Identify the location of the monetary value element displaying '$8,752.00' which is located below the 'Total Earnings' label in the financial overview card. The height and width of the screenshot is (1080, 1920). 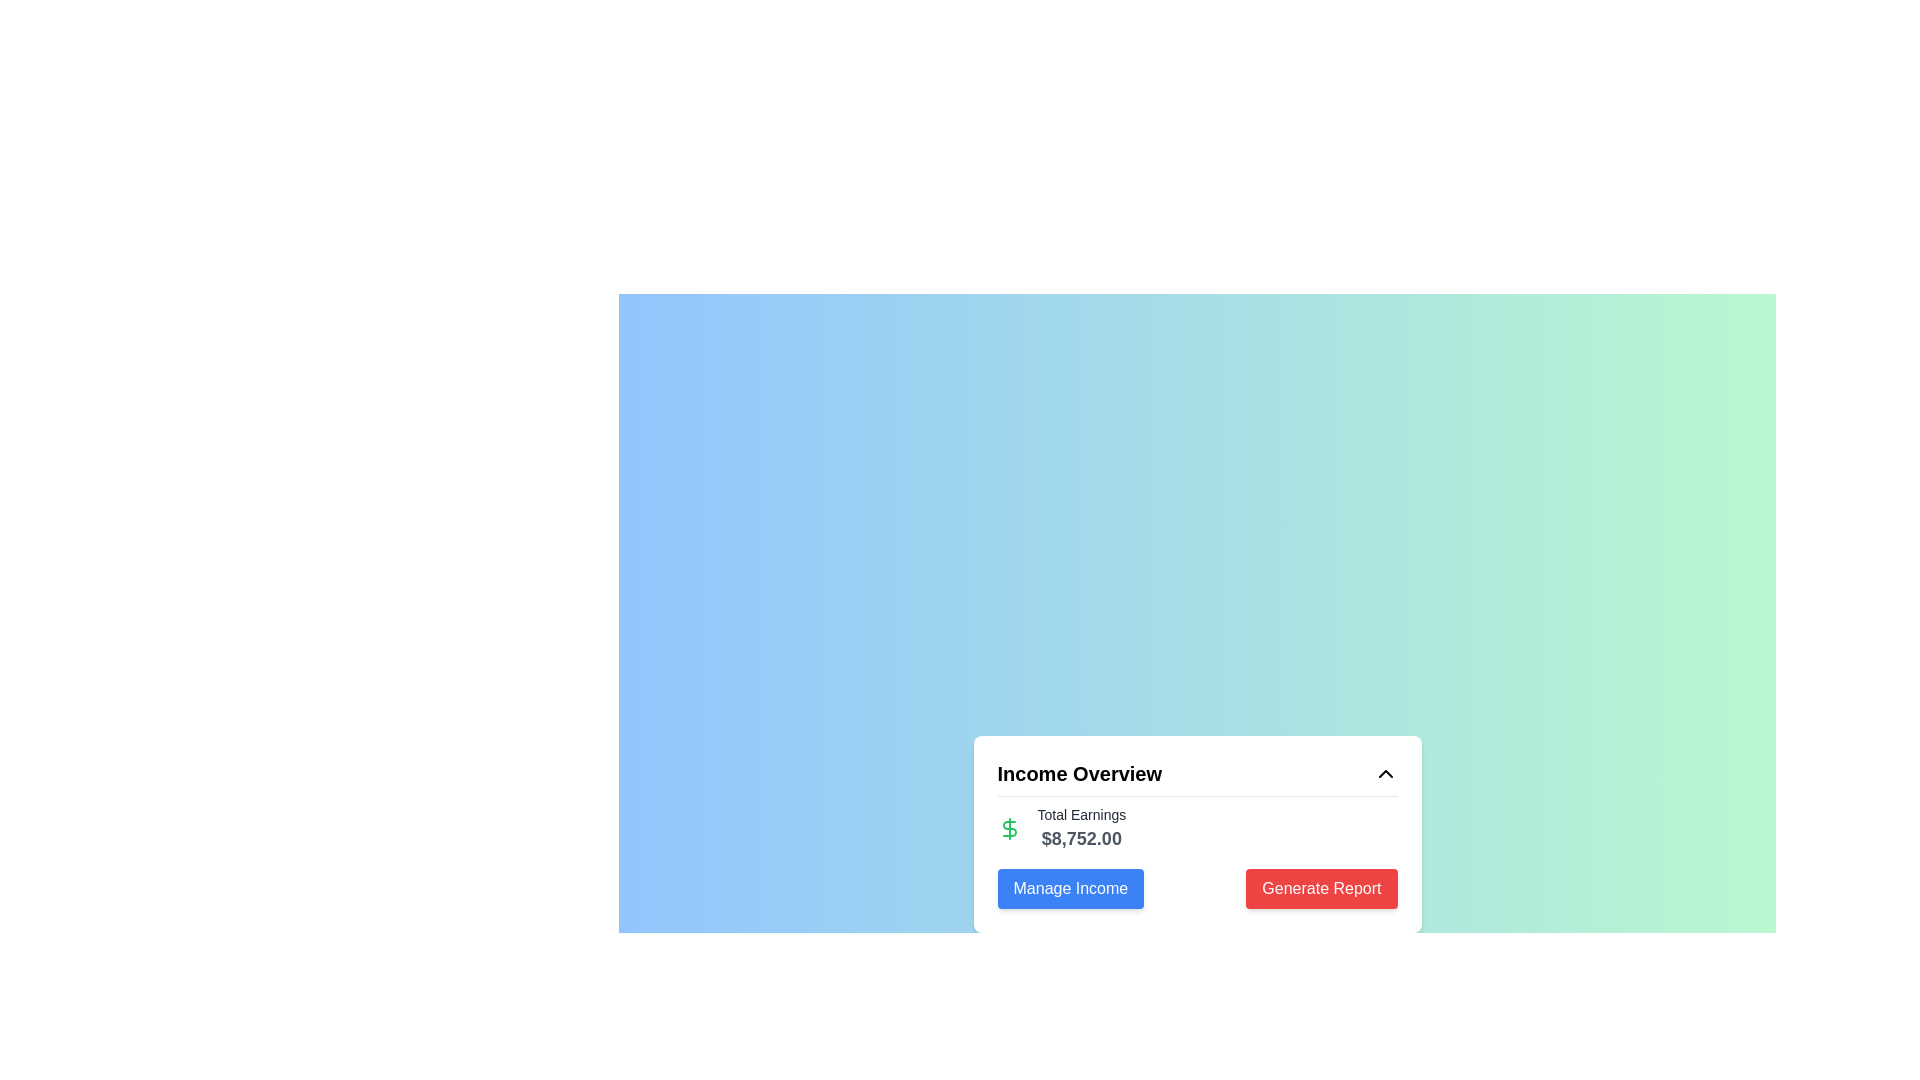
(1080, 838).